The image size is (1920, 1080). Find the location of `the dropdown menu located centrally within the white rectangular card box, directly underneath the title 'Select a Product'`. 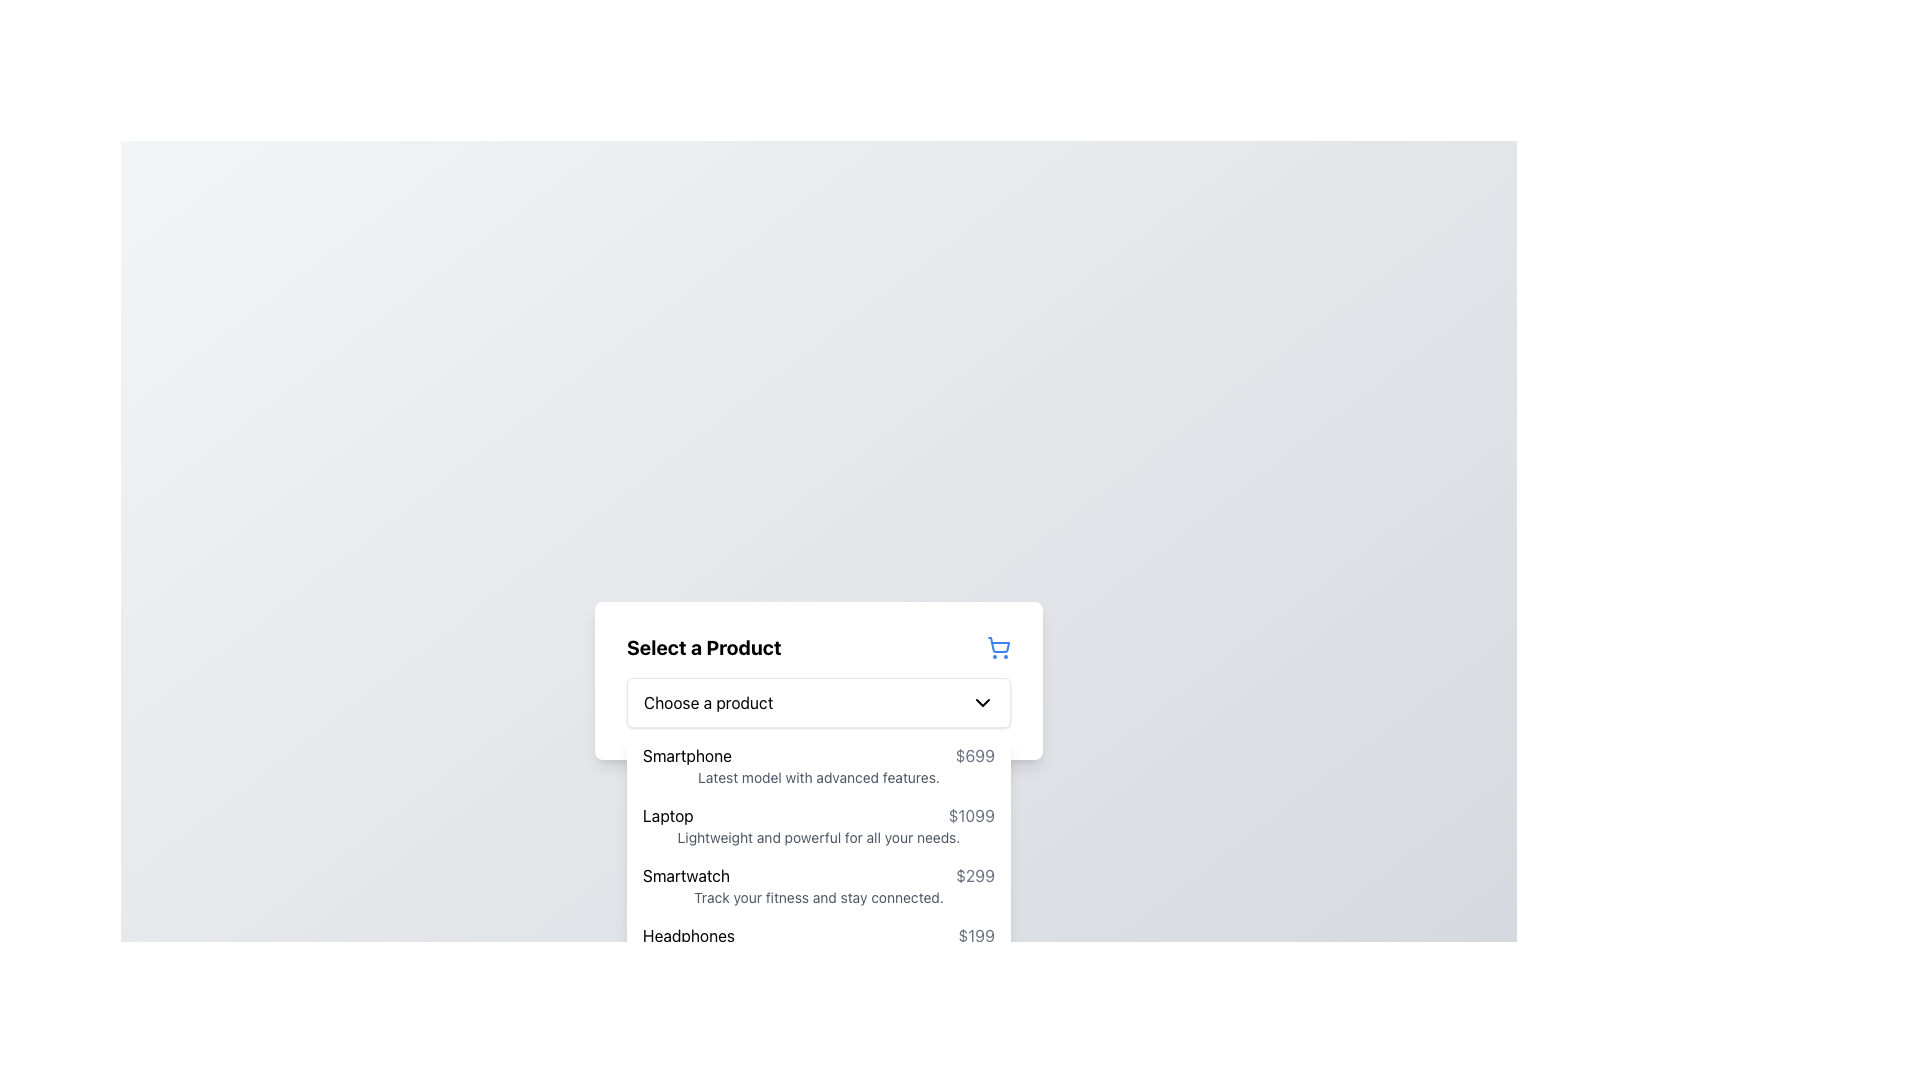

the dropdown menu located centrally within the white rectangular card box, directly underneath the title 'Select a Product' is located at coordinates (819, 701).